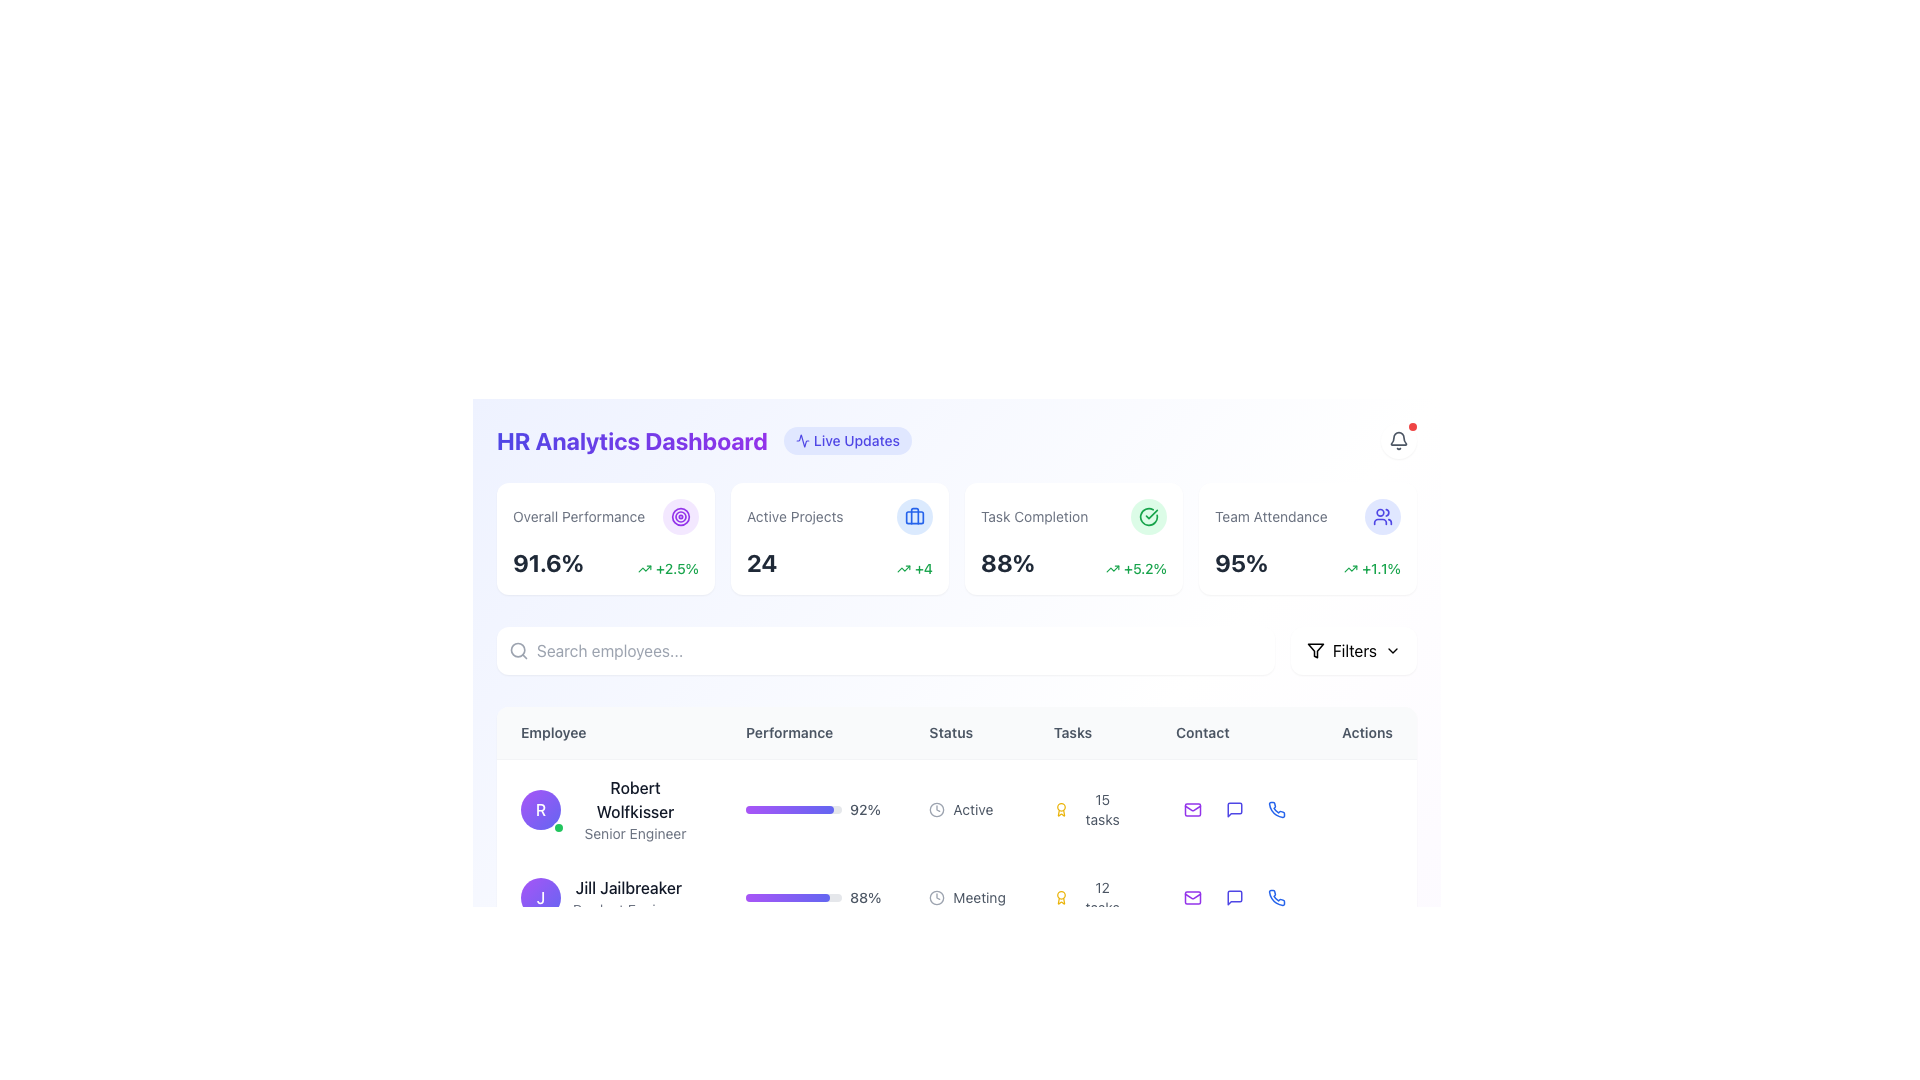 The width and height of the screenshot is (1920, 1080). I want to click on the '12 tasks' label, which is styled with a small gray font and located to the right of a yellow award icon in the second row under the 'Tasks' column, so click(1089, 897).